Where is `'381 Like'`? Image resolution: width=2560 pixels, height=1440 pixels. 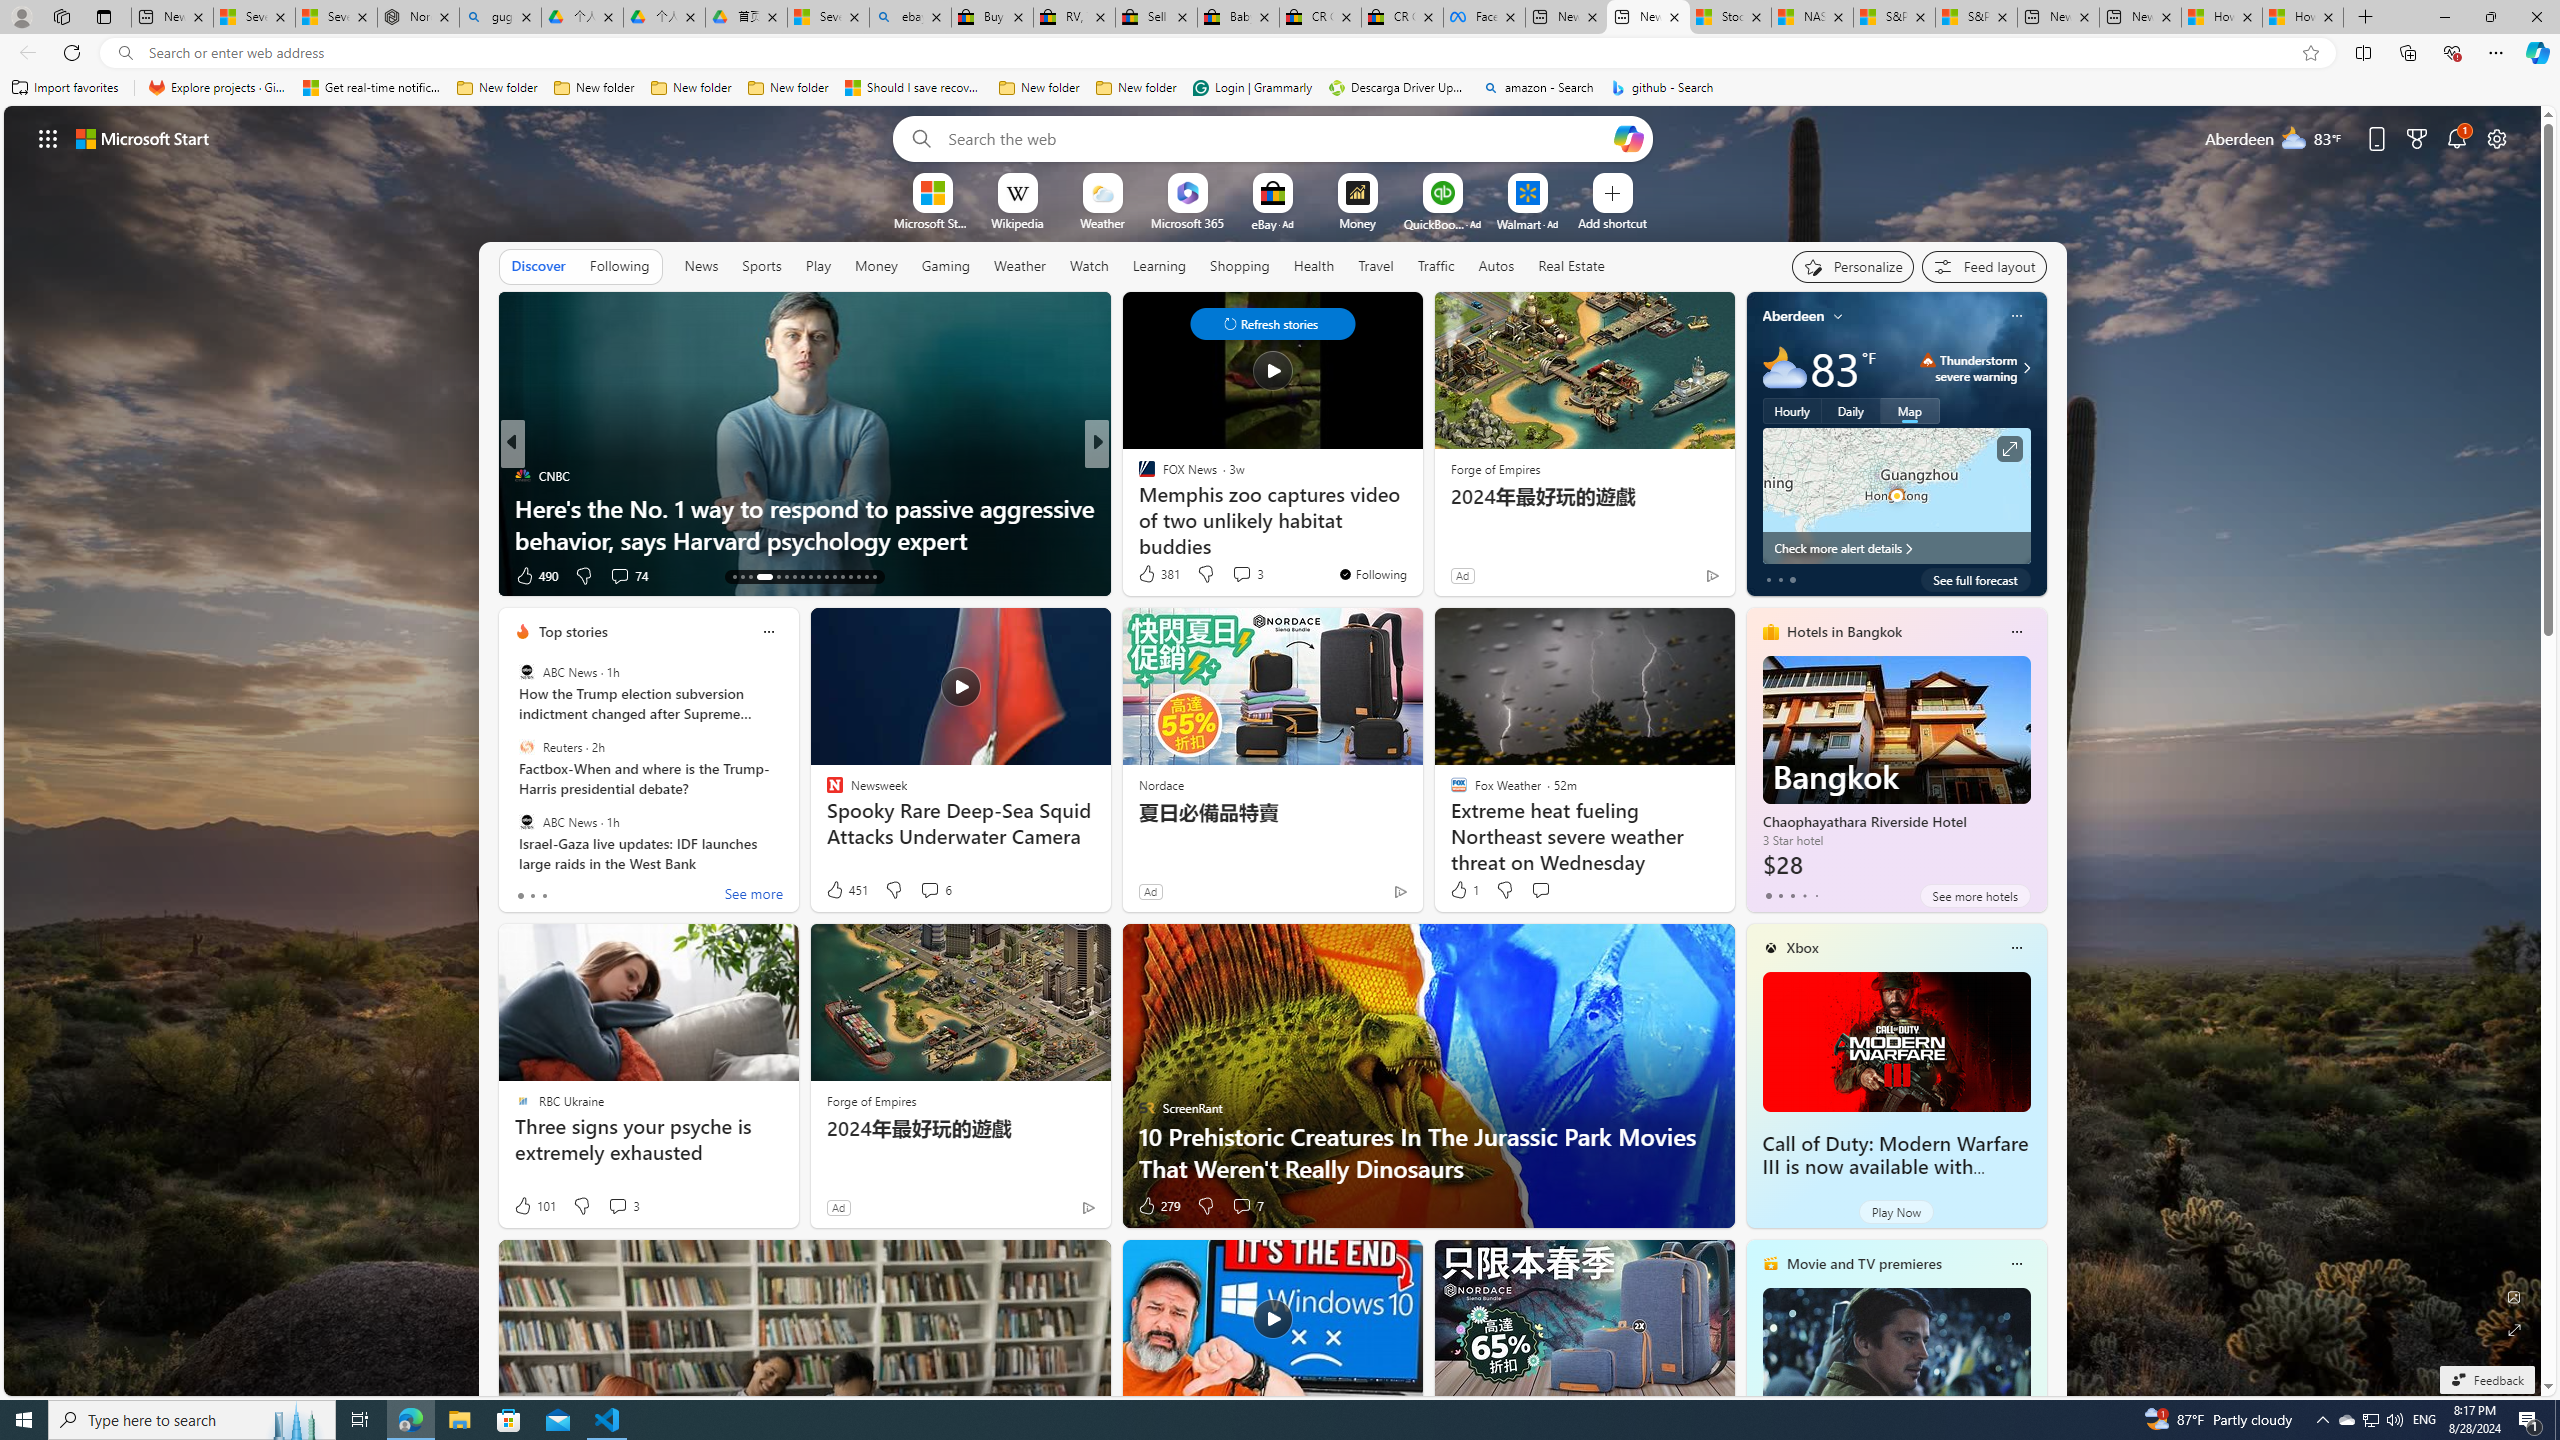
'381 Like' is located at coordinates (1157, 572).